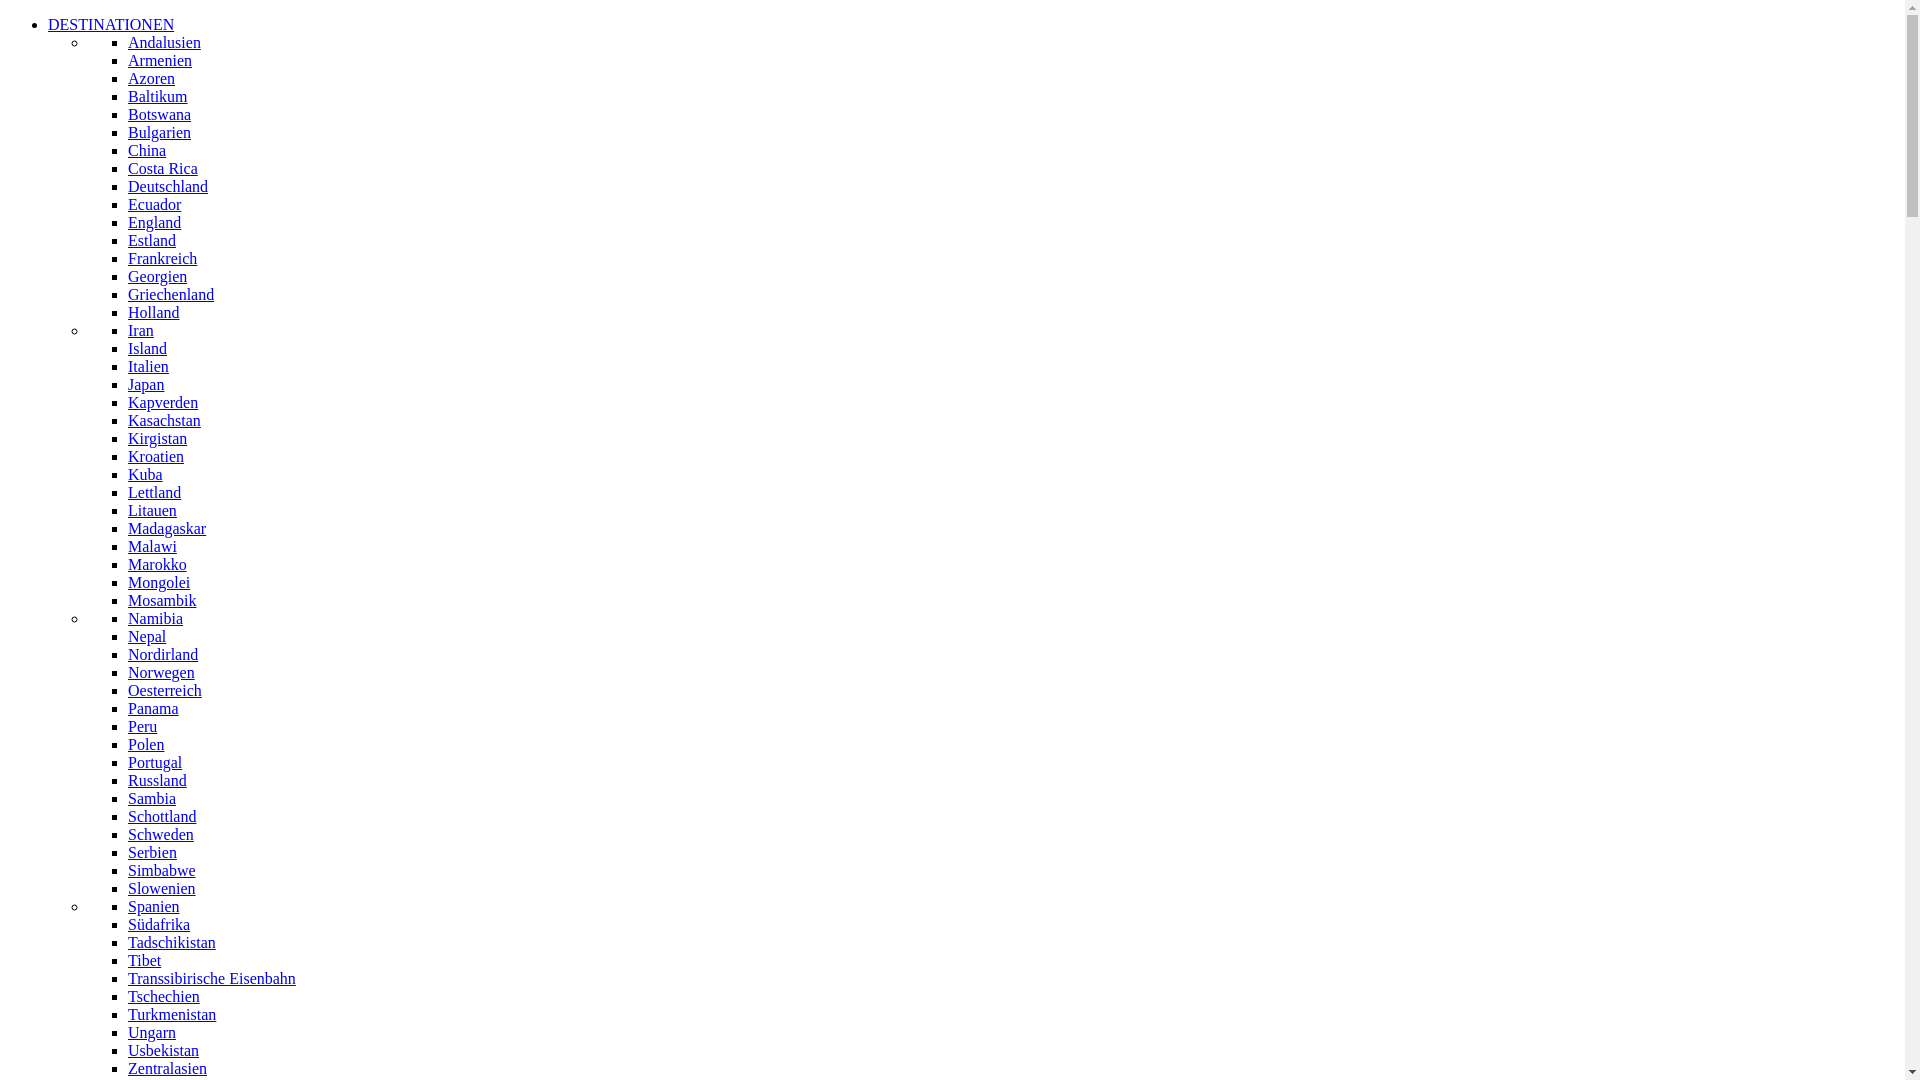 The width and height of the screenshot is (1920, 1080). Describe the element at coordinates (151, 509) in the screenshot. I see `'Litauen'` at that location.